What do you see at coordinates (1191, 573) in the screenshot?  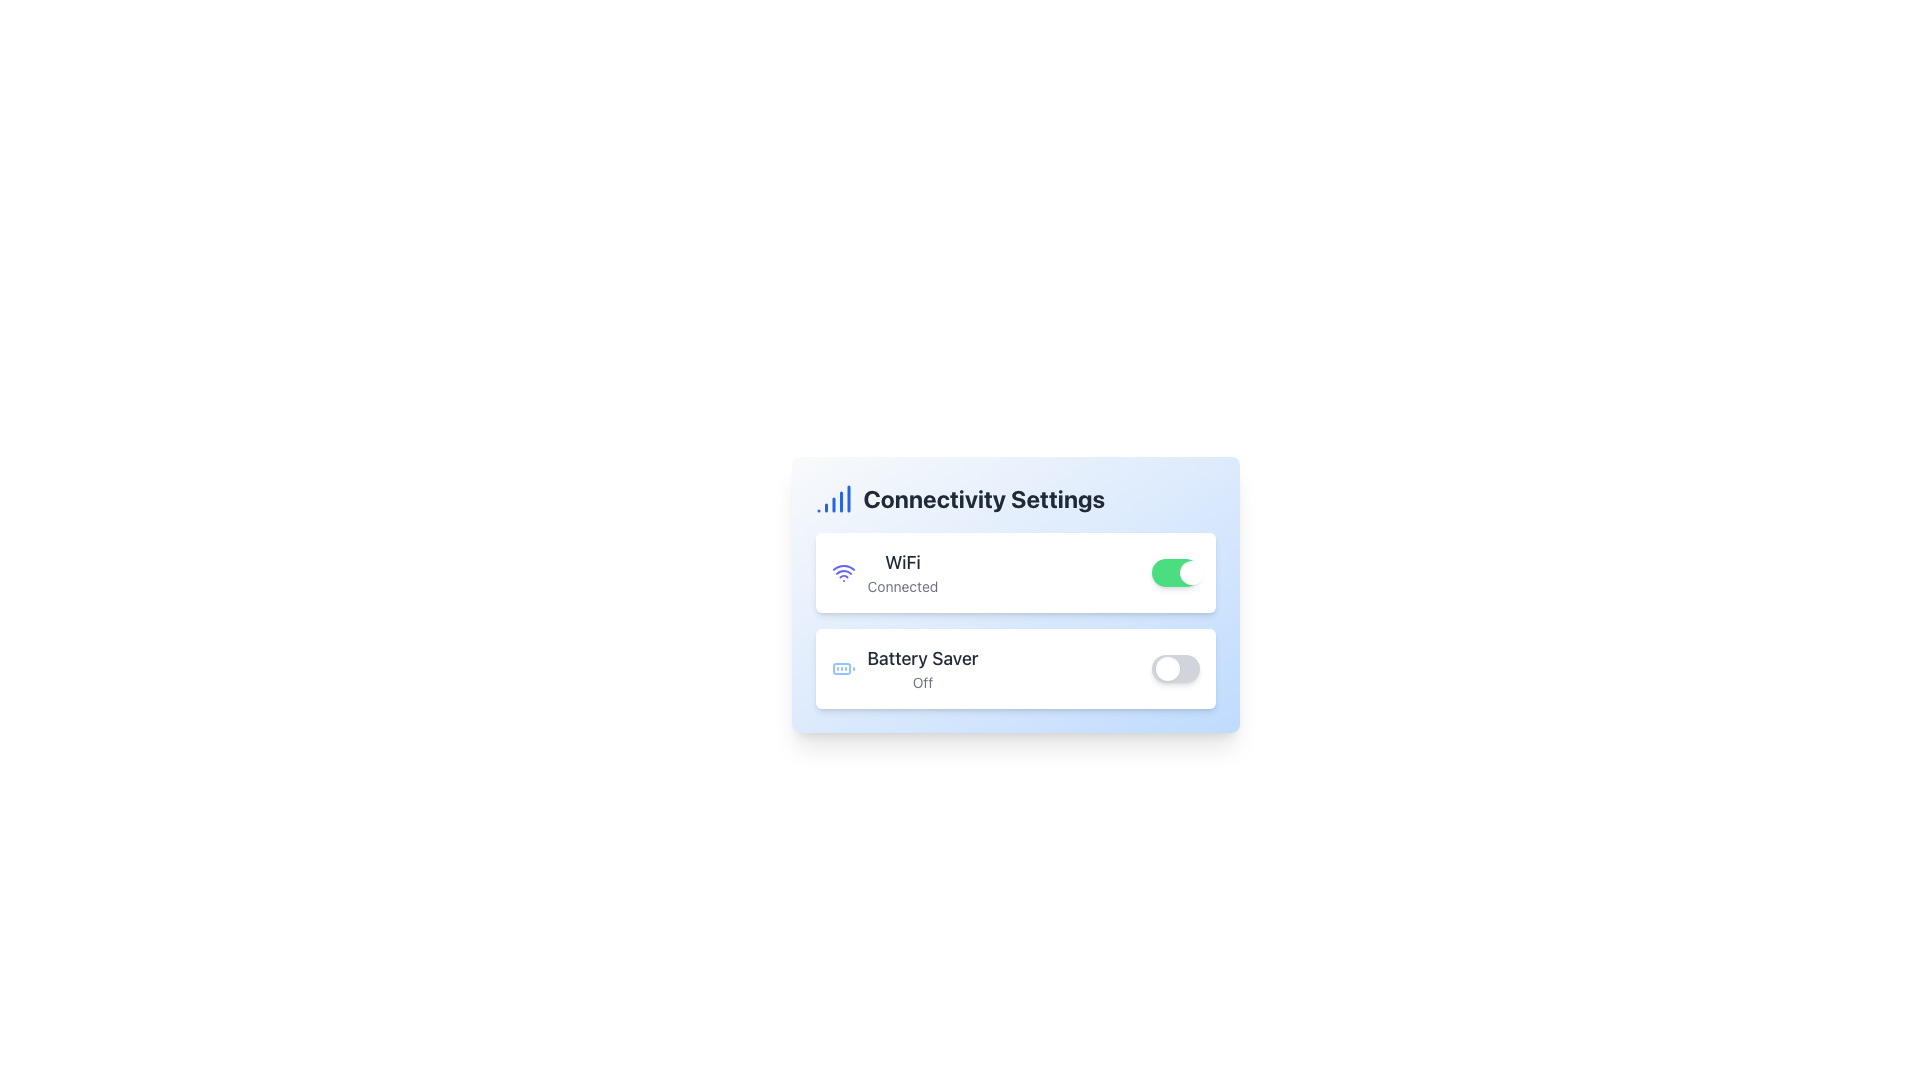 I see `the toggle handle located at the far right of the WiFi settings section in the Connectivity Settings panel` at bounding box center [1191, 573].